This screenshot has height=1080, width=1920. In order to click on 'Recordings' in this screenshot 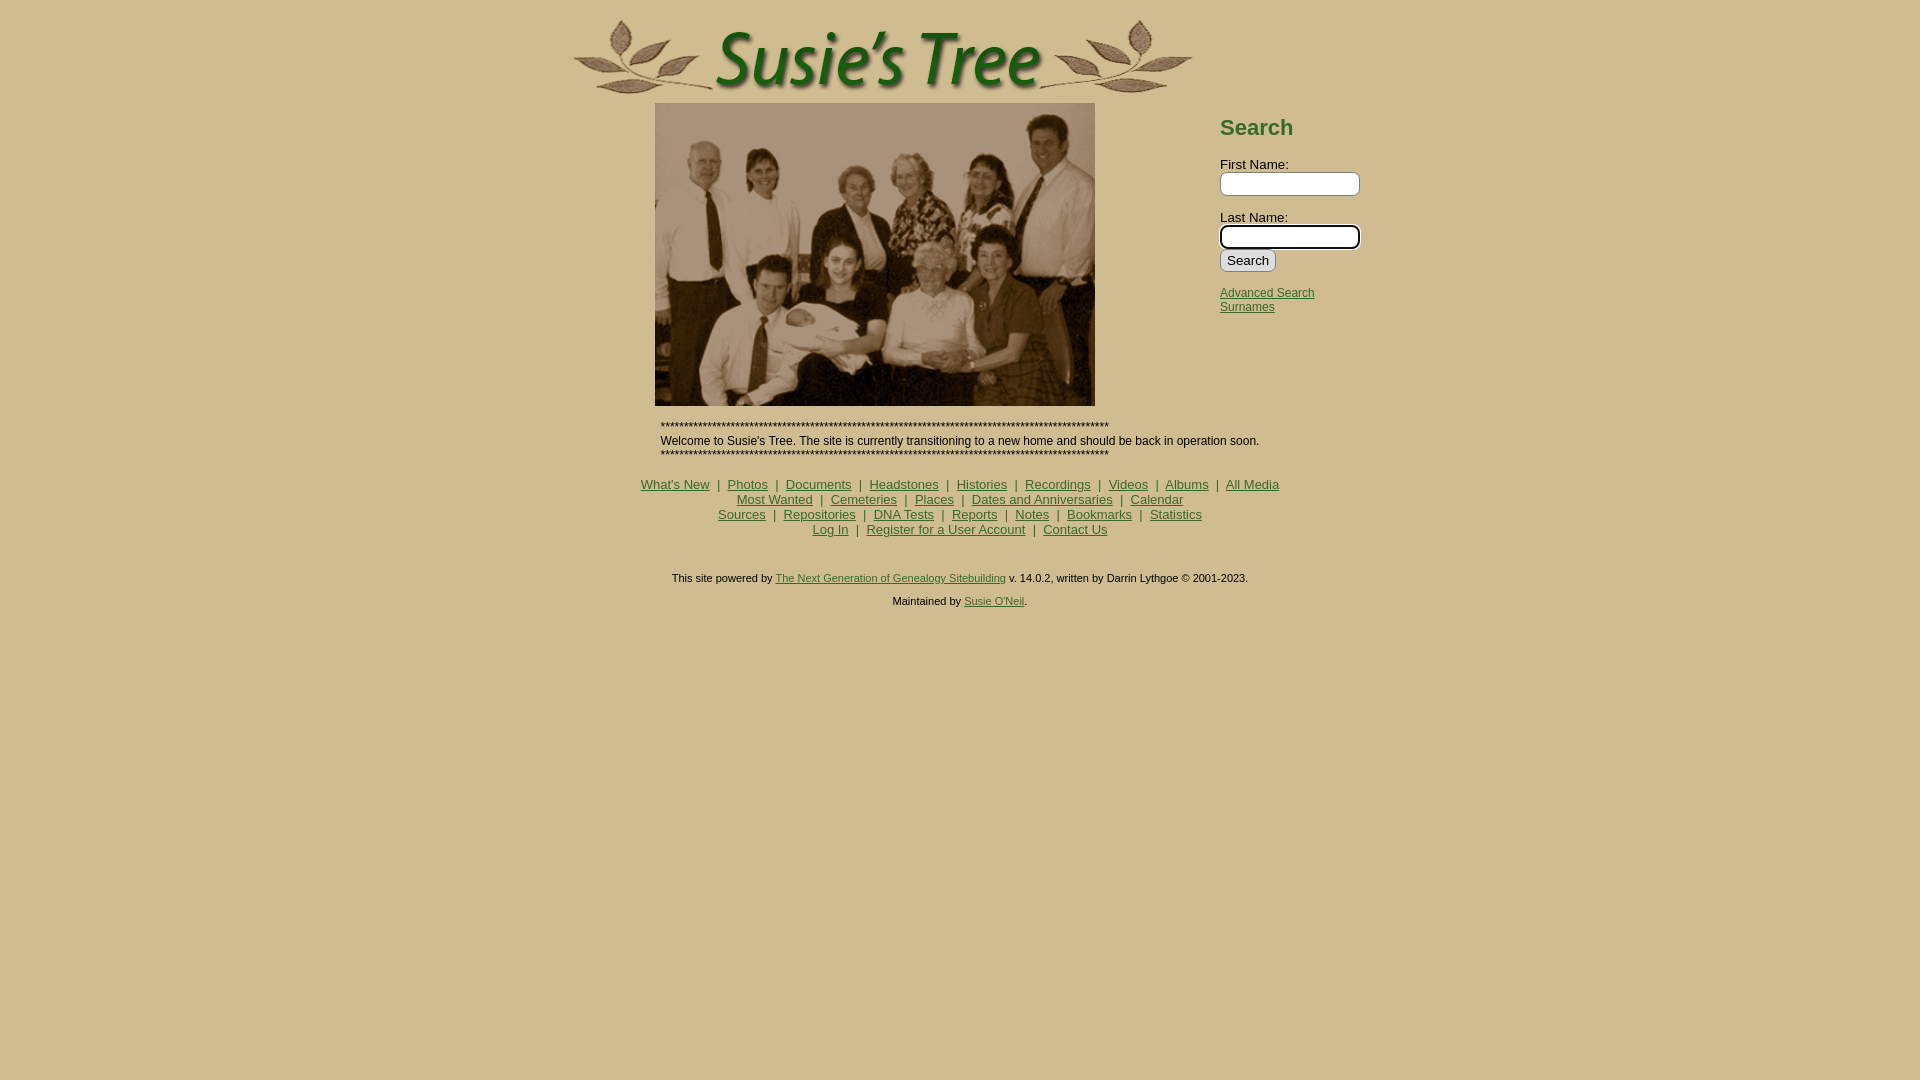, I will do `click(1056, 484)`.